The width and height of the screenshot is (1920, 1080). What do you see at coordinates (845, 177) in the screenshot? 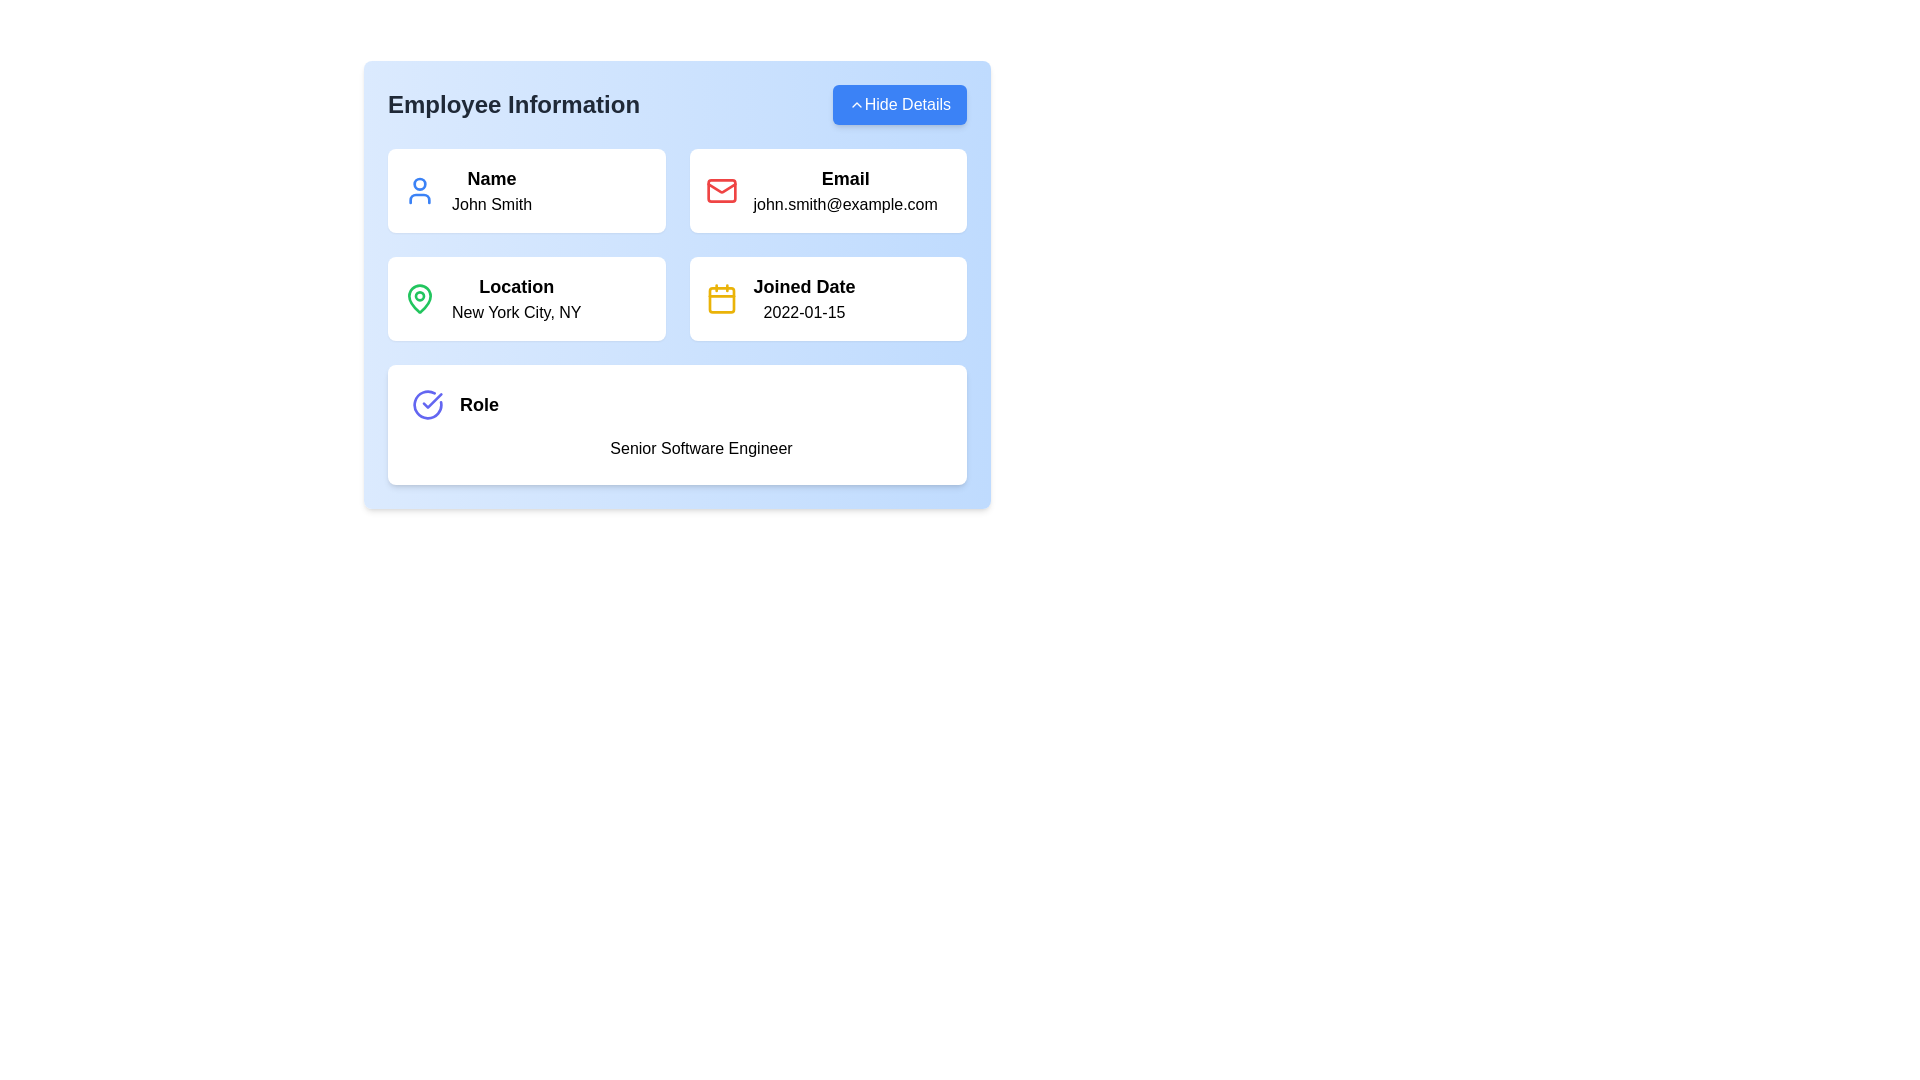
I see `the text label indicating the email address 'john.smith@example.com' located in the top-right section above the email address text` at bounding box center [845, 177].